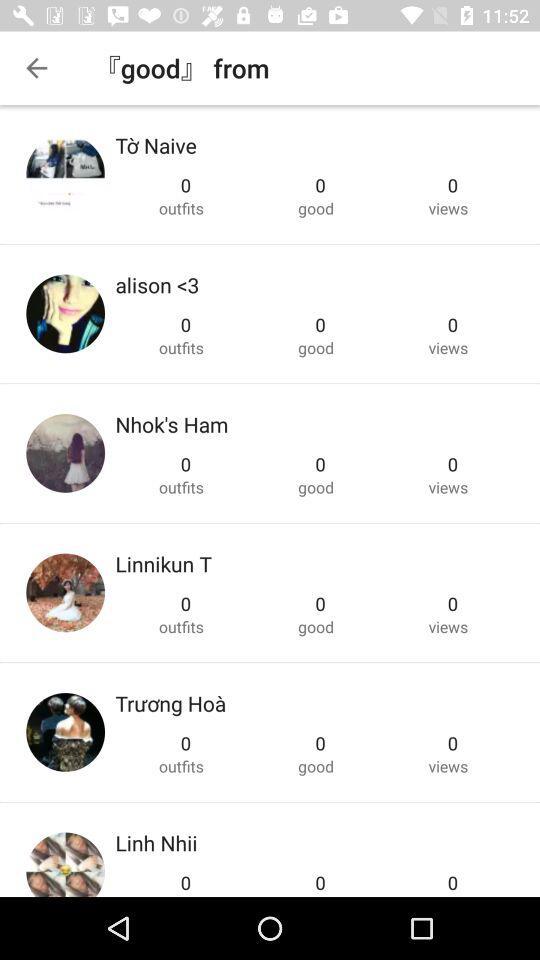  What do you see at coordinates (171, 424) in the screenshot?
I see `the item above the   0 item` at bounding box center [171, 424].